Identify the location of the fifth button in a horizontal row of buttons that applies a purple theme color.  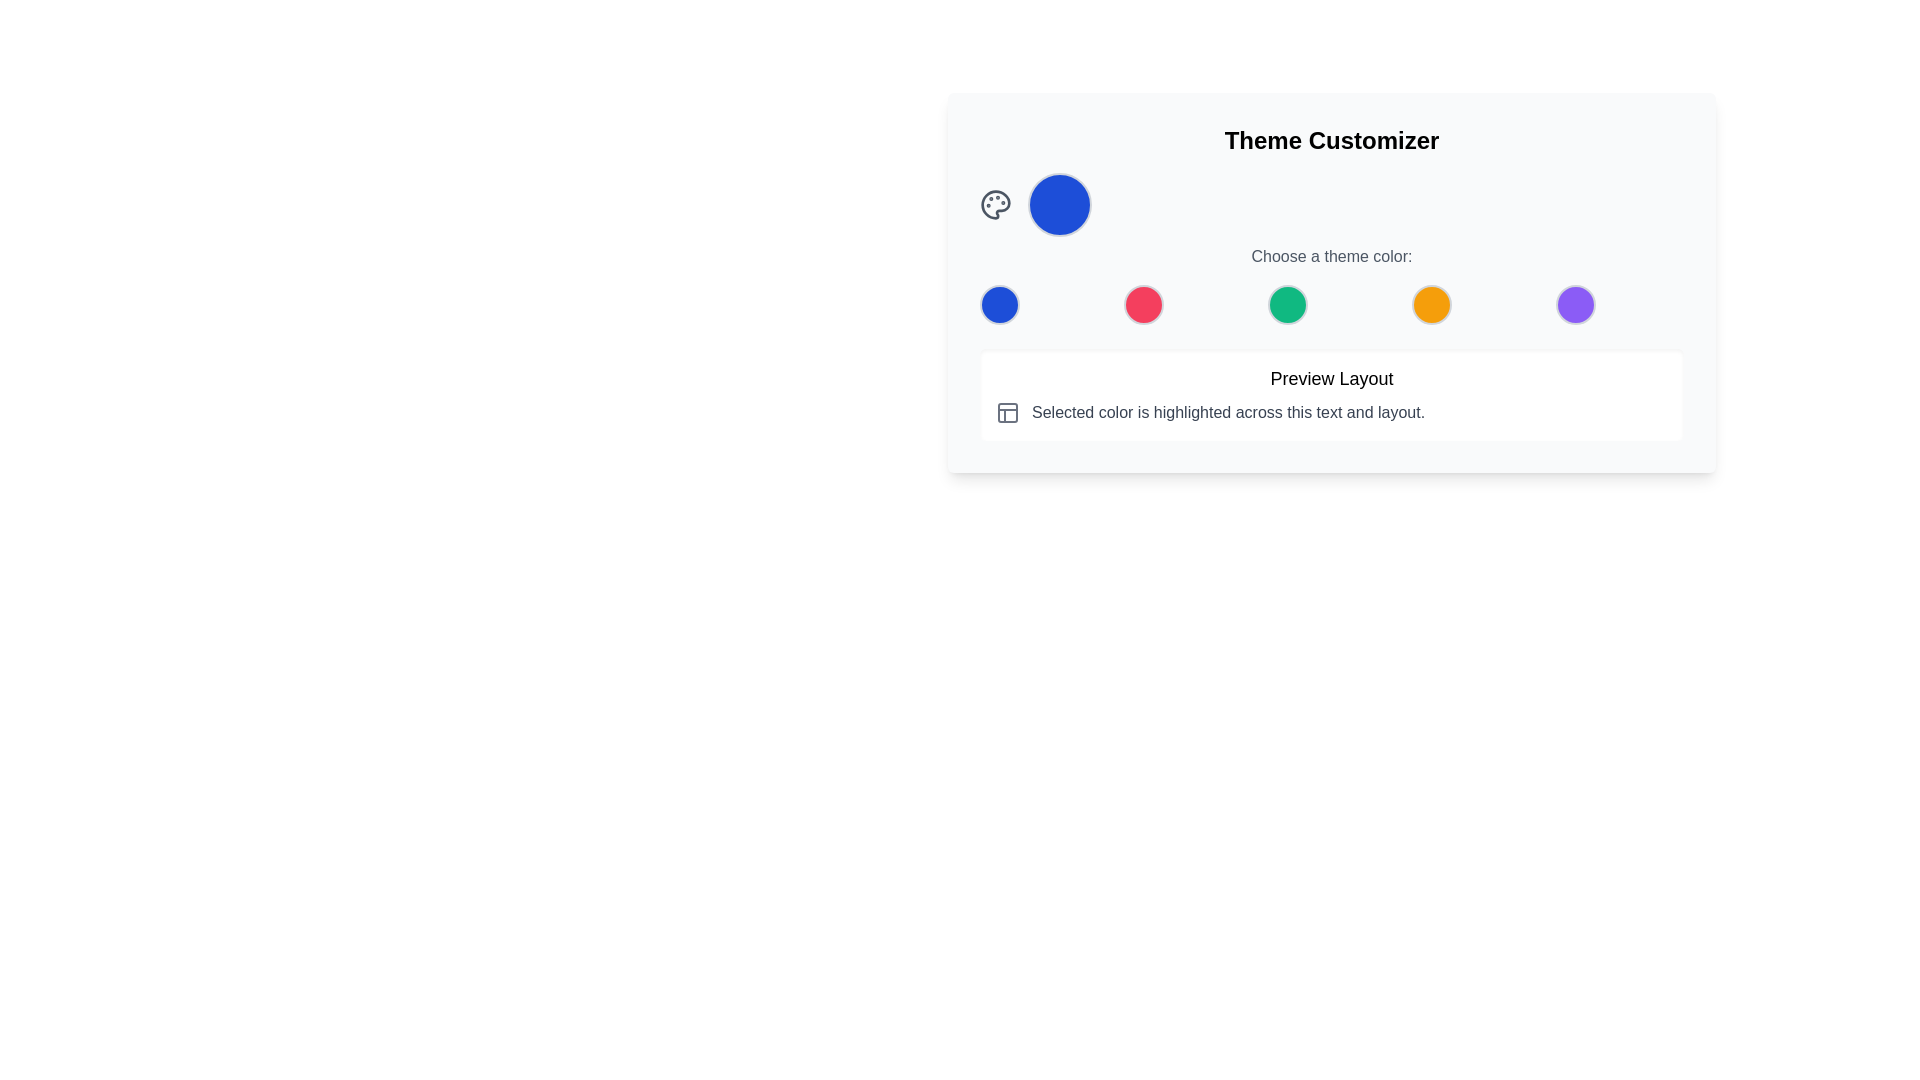
(1574, 304).